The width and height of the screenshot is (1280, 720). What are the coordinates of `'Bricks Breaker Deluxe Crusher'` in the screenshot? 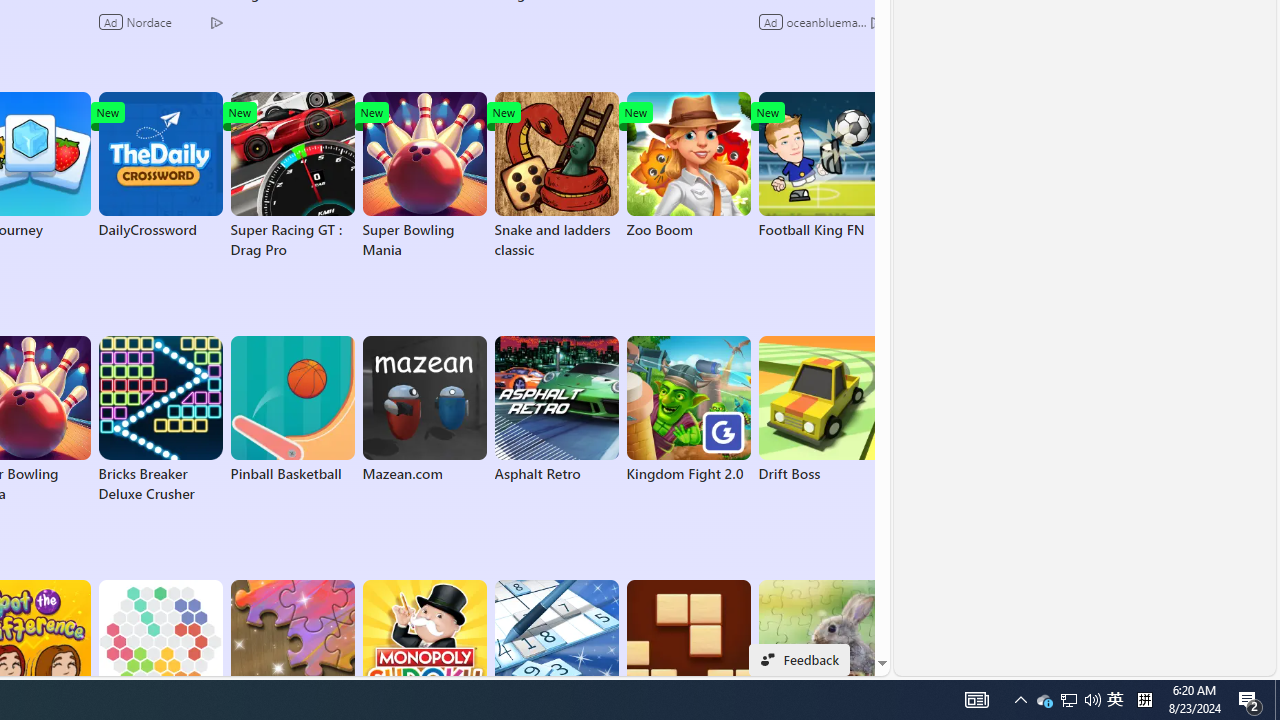 It's located at (160, 419).